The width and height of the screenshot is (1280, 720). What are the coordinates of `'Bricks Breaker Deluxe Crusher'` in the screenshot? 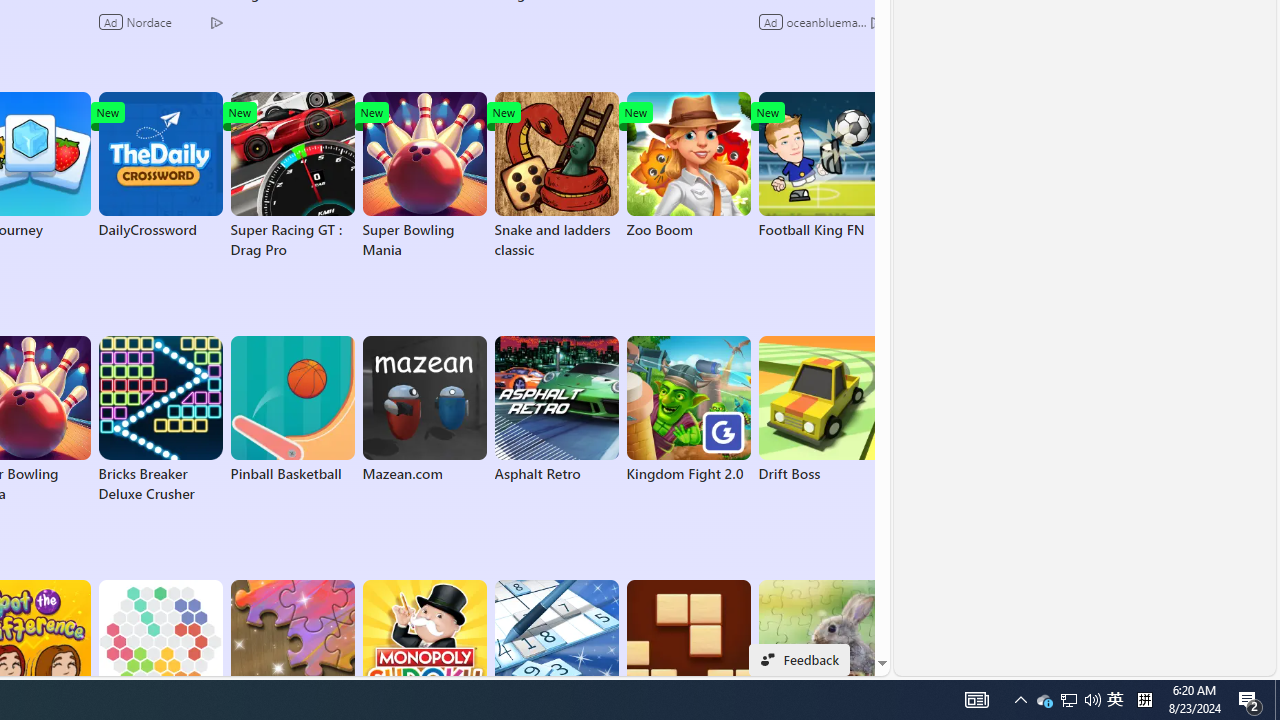 It's located at (160, 419).